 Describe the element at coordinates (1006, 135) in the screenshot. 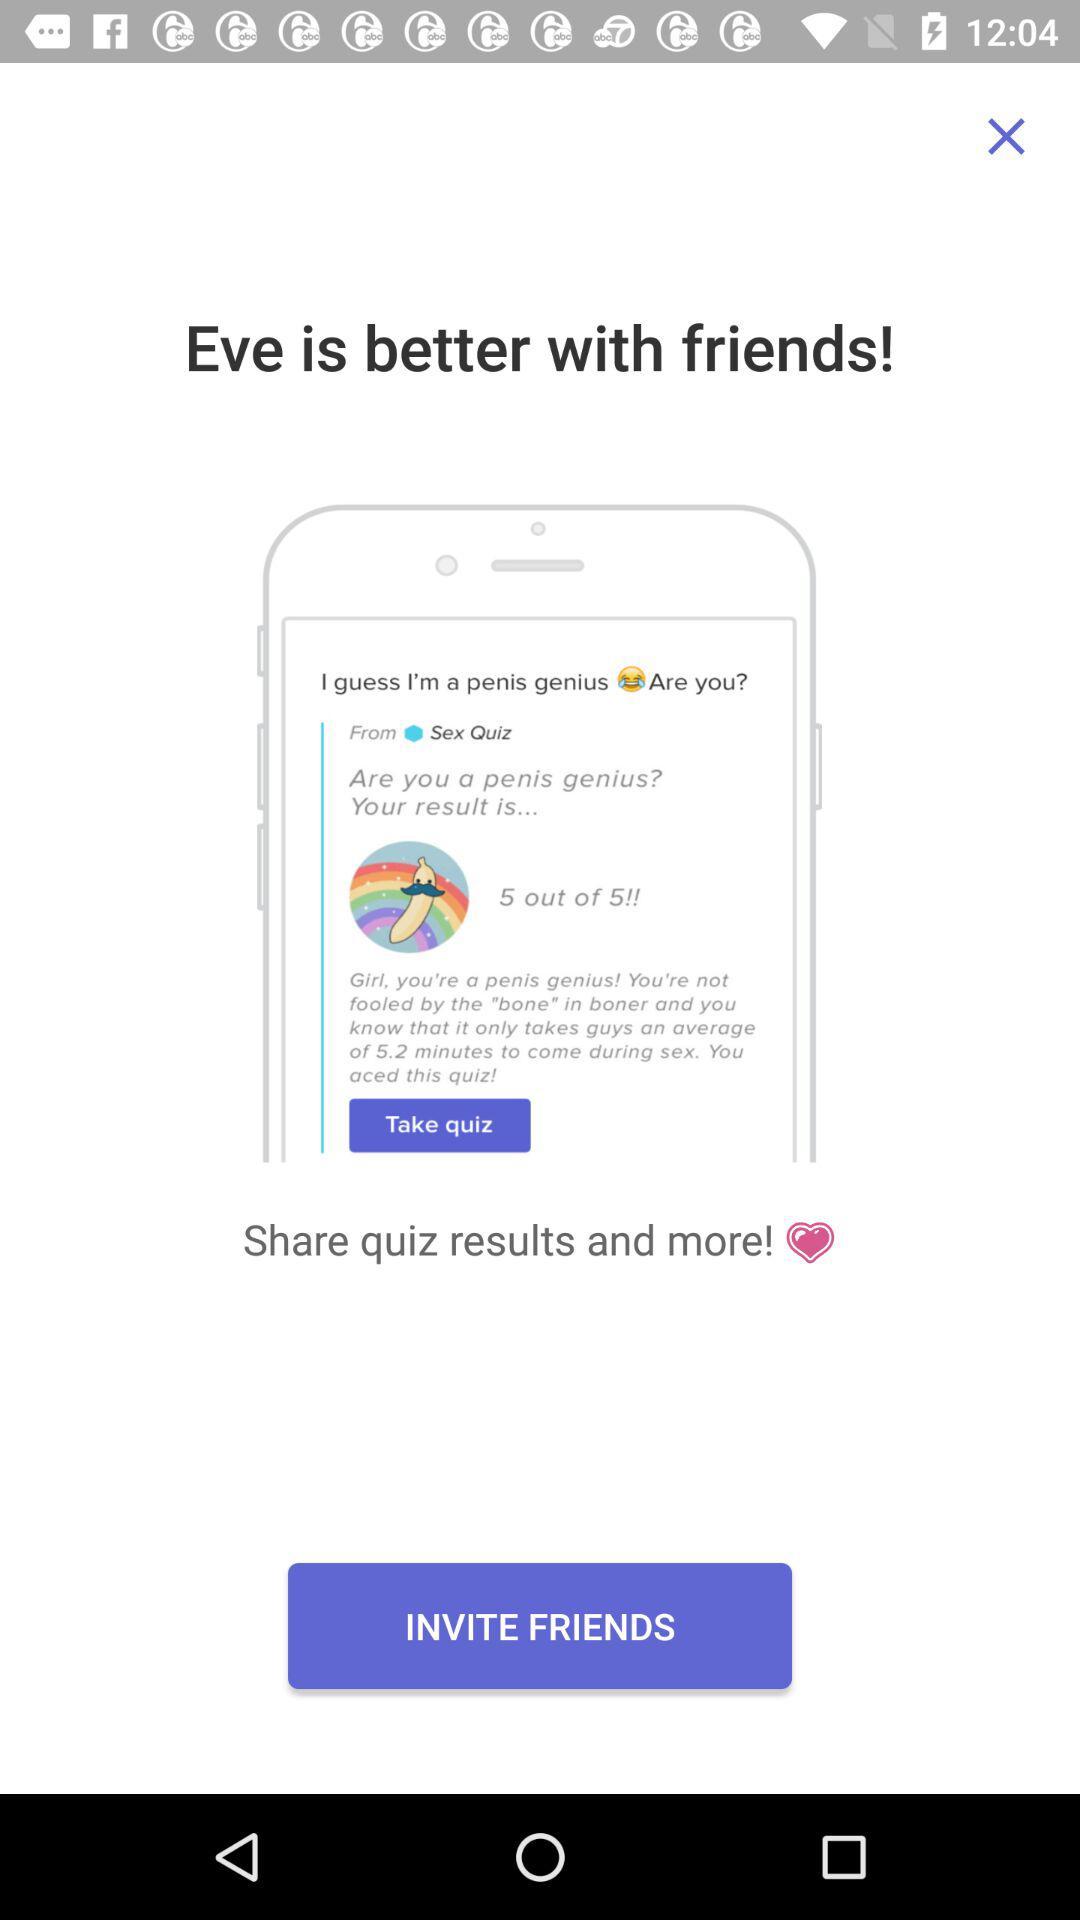

I see `the window` at that location.